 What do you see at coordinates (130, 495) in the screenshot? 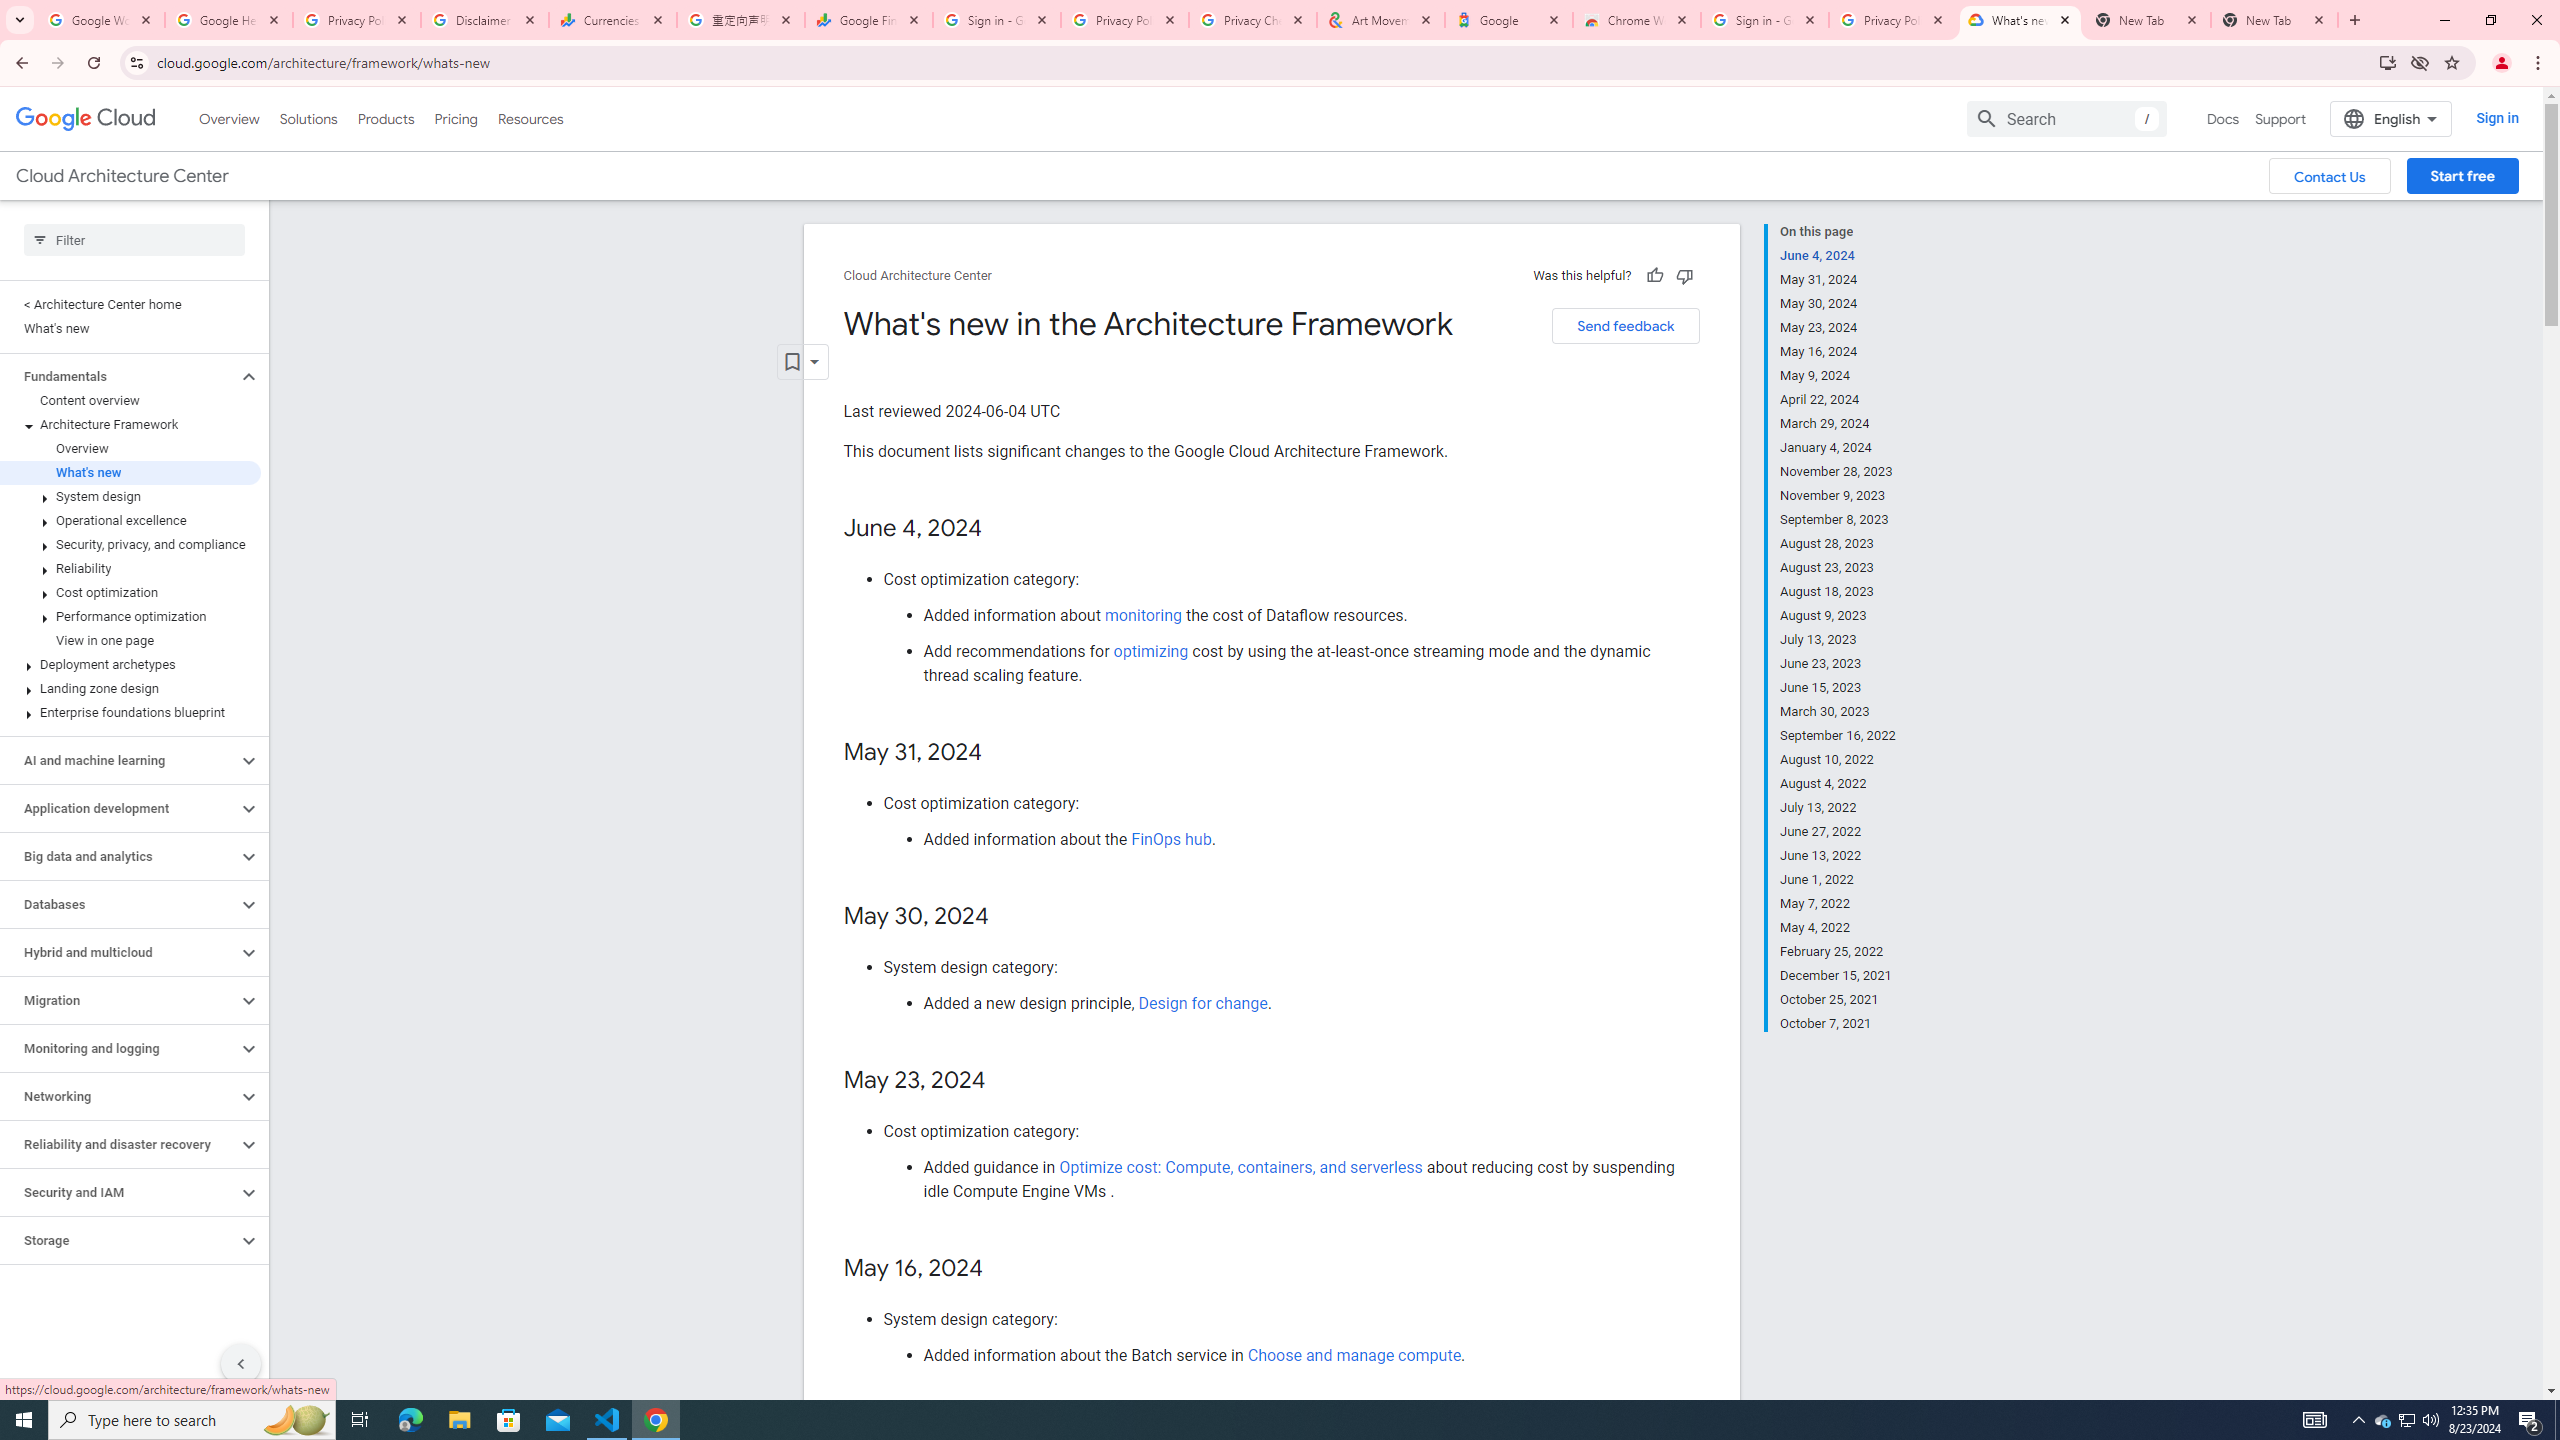
I see `'System design'` at bounding box center [130, 495].